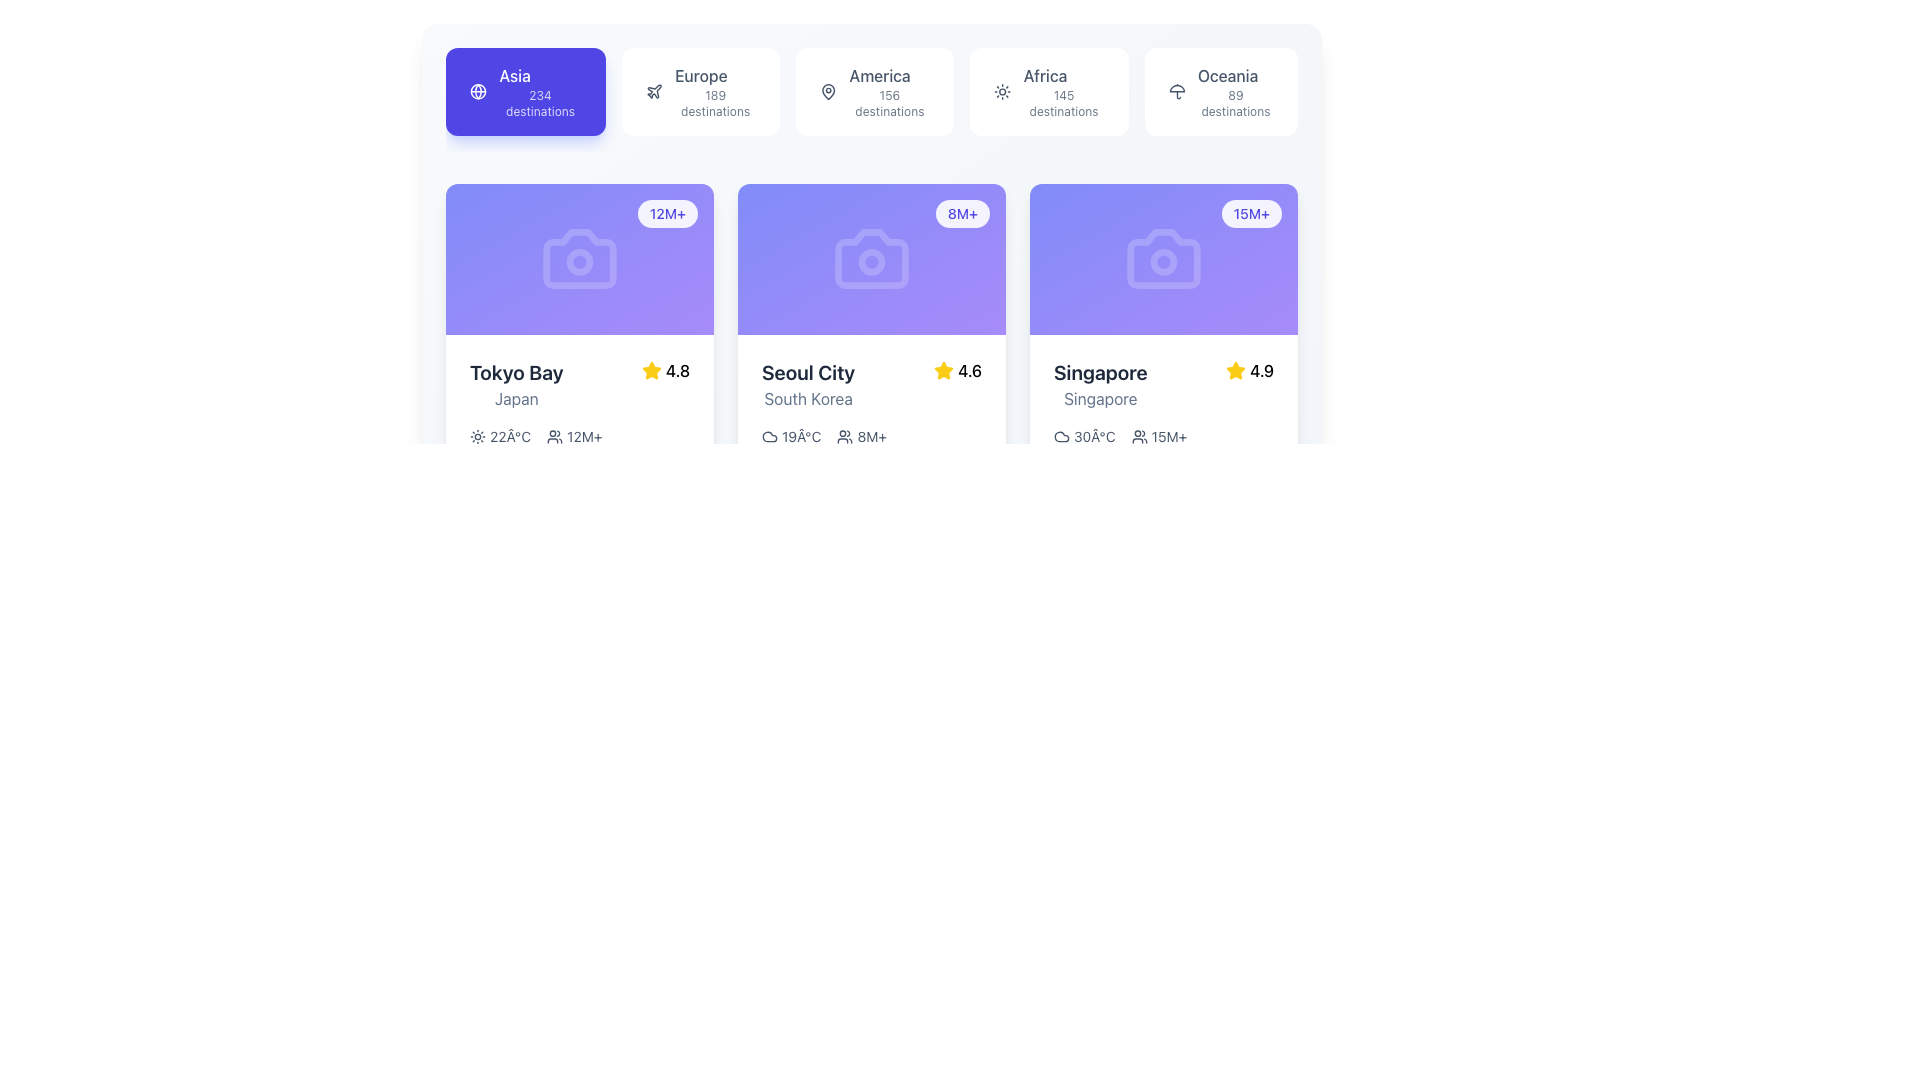 This screenshot has width=1920, height=1080. Describe the element at coordinates (715, 104) in the screenshot. I see `the text label that displays the number of destinations available under the category of 'Europe', which is positioned directly below the main label 'Europe'` at that location.